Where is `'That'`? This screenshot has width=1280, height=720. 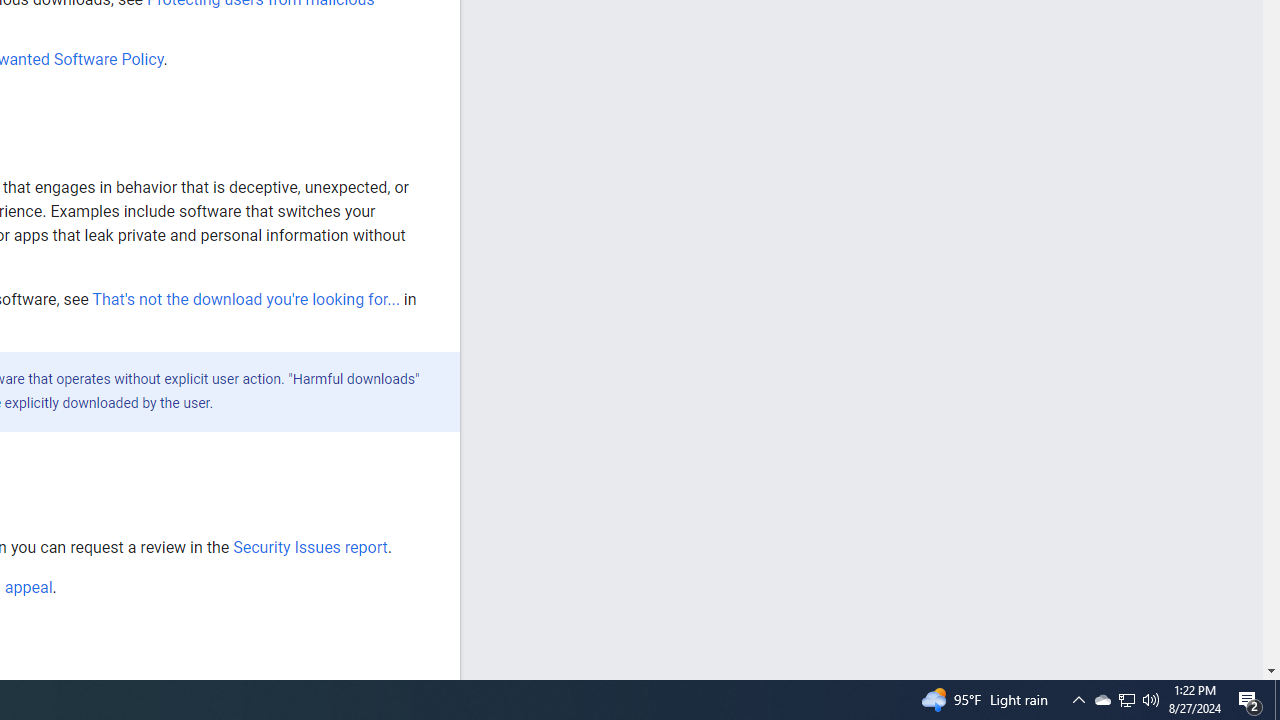 'That' is located at coordinates (244, 299).